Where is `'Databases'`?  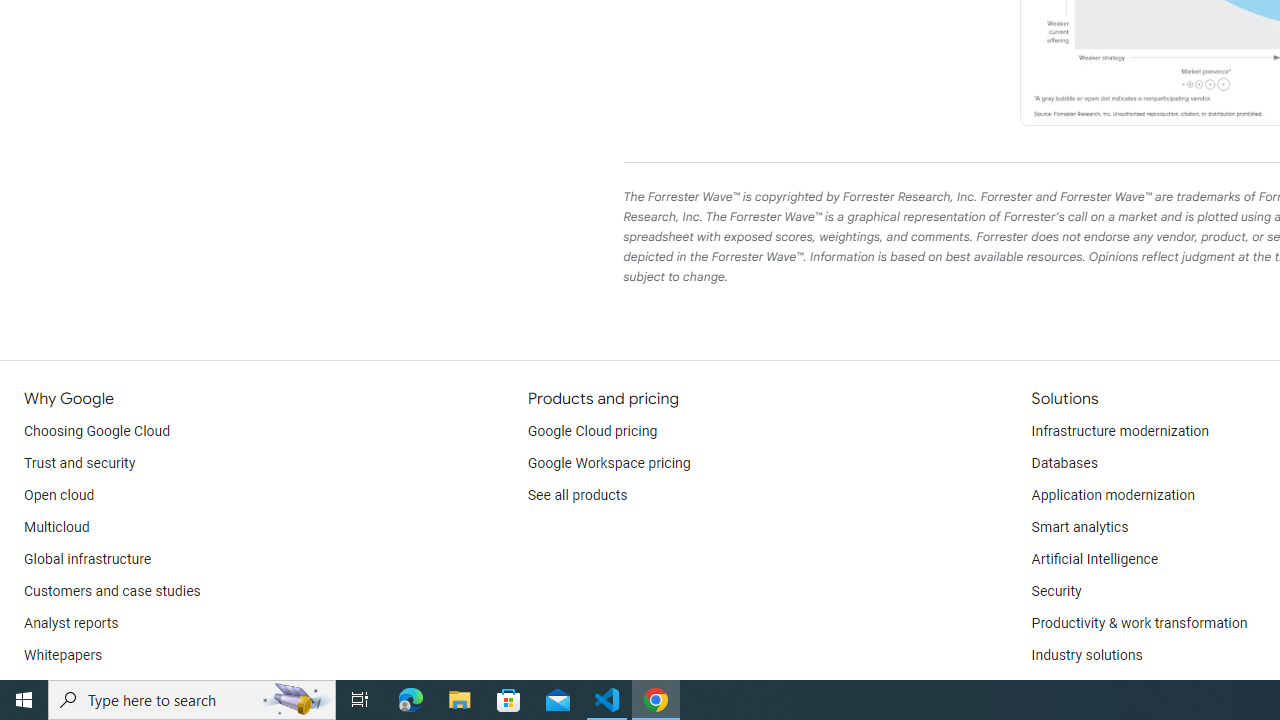
'Databases' is located at coordinates (1063, 464).